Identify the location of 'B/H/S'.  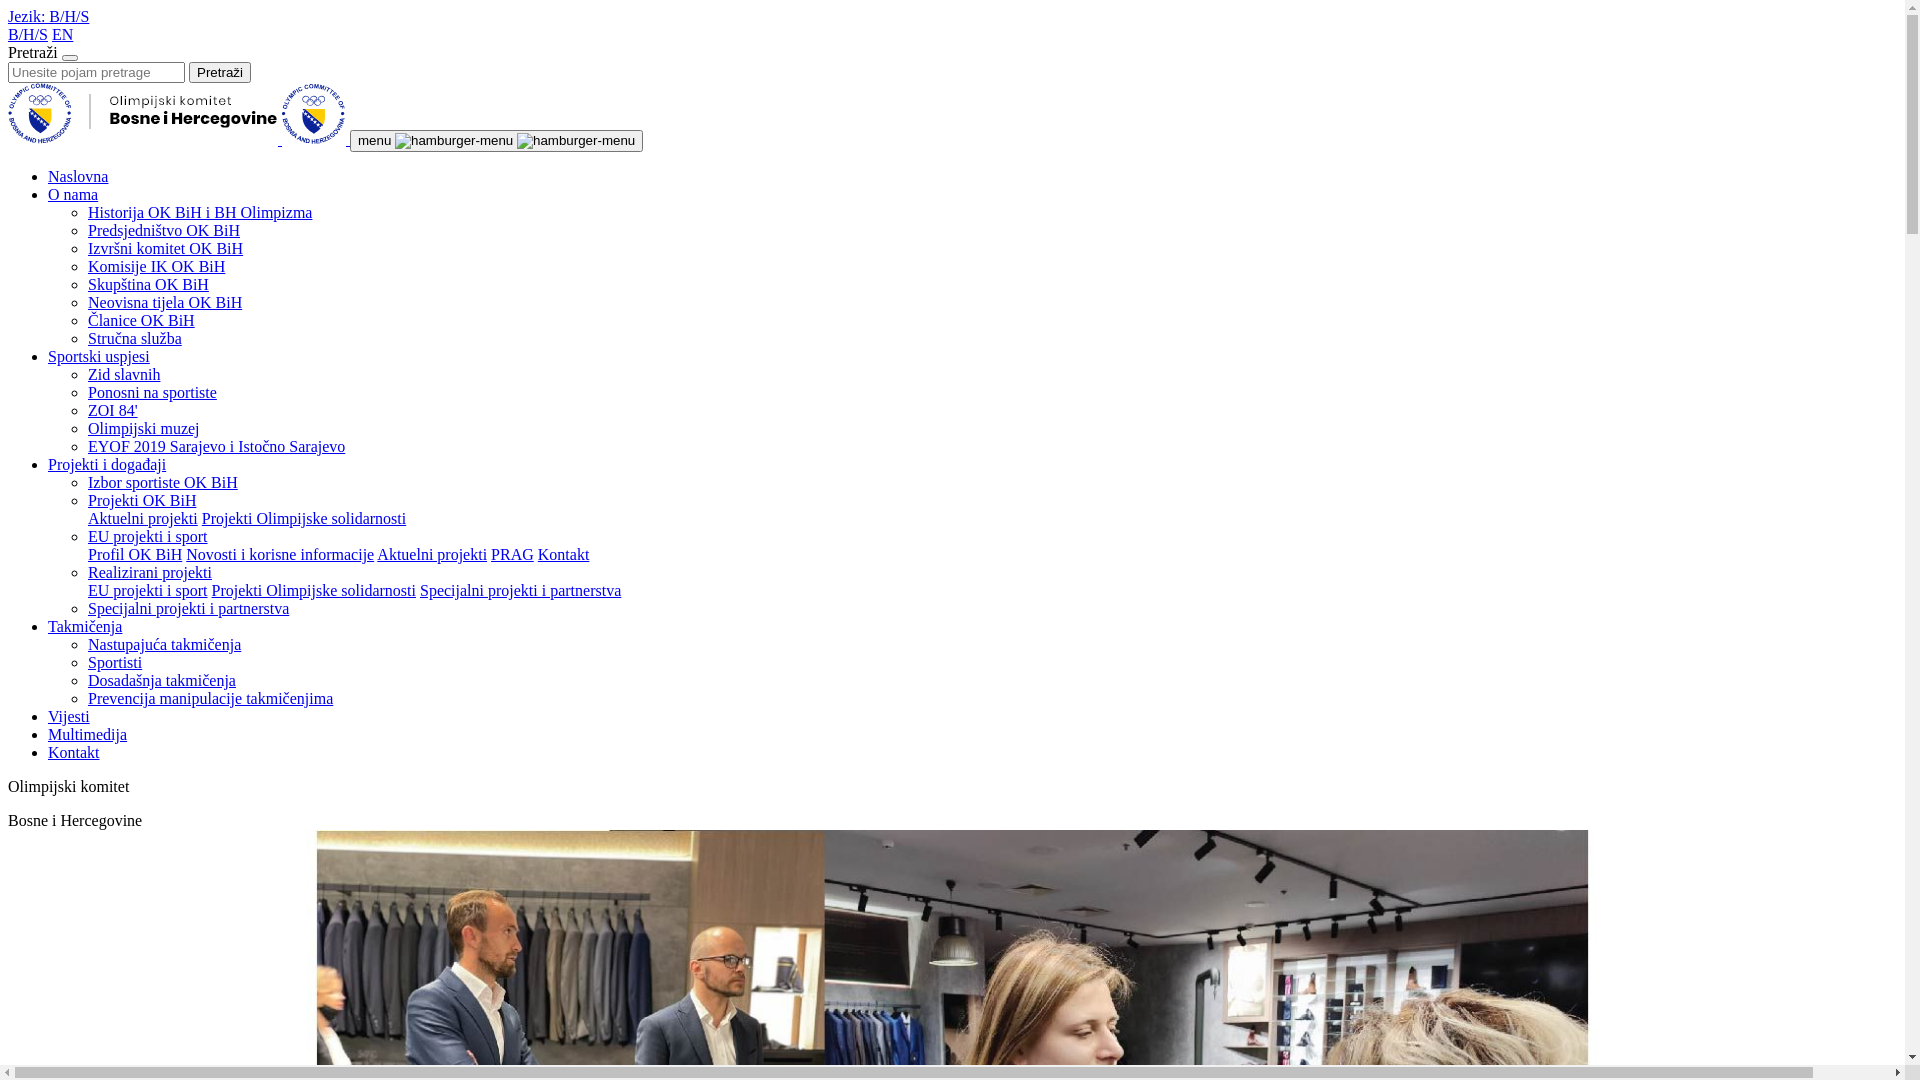
(28, 34).